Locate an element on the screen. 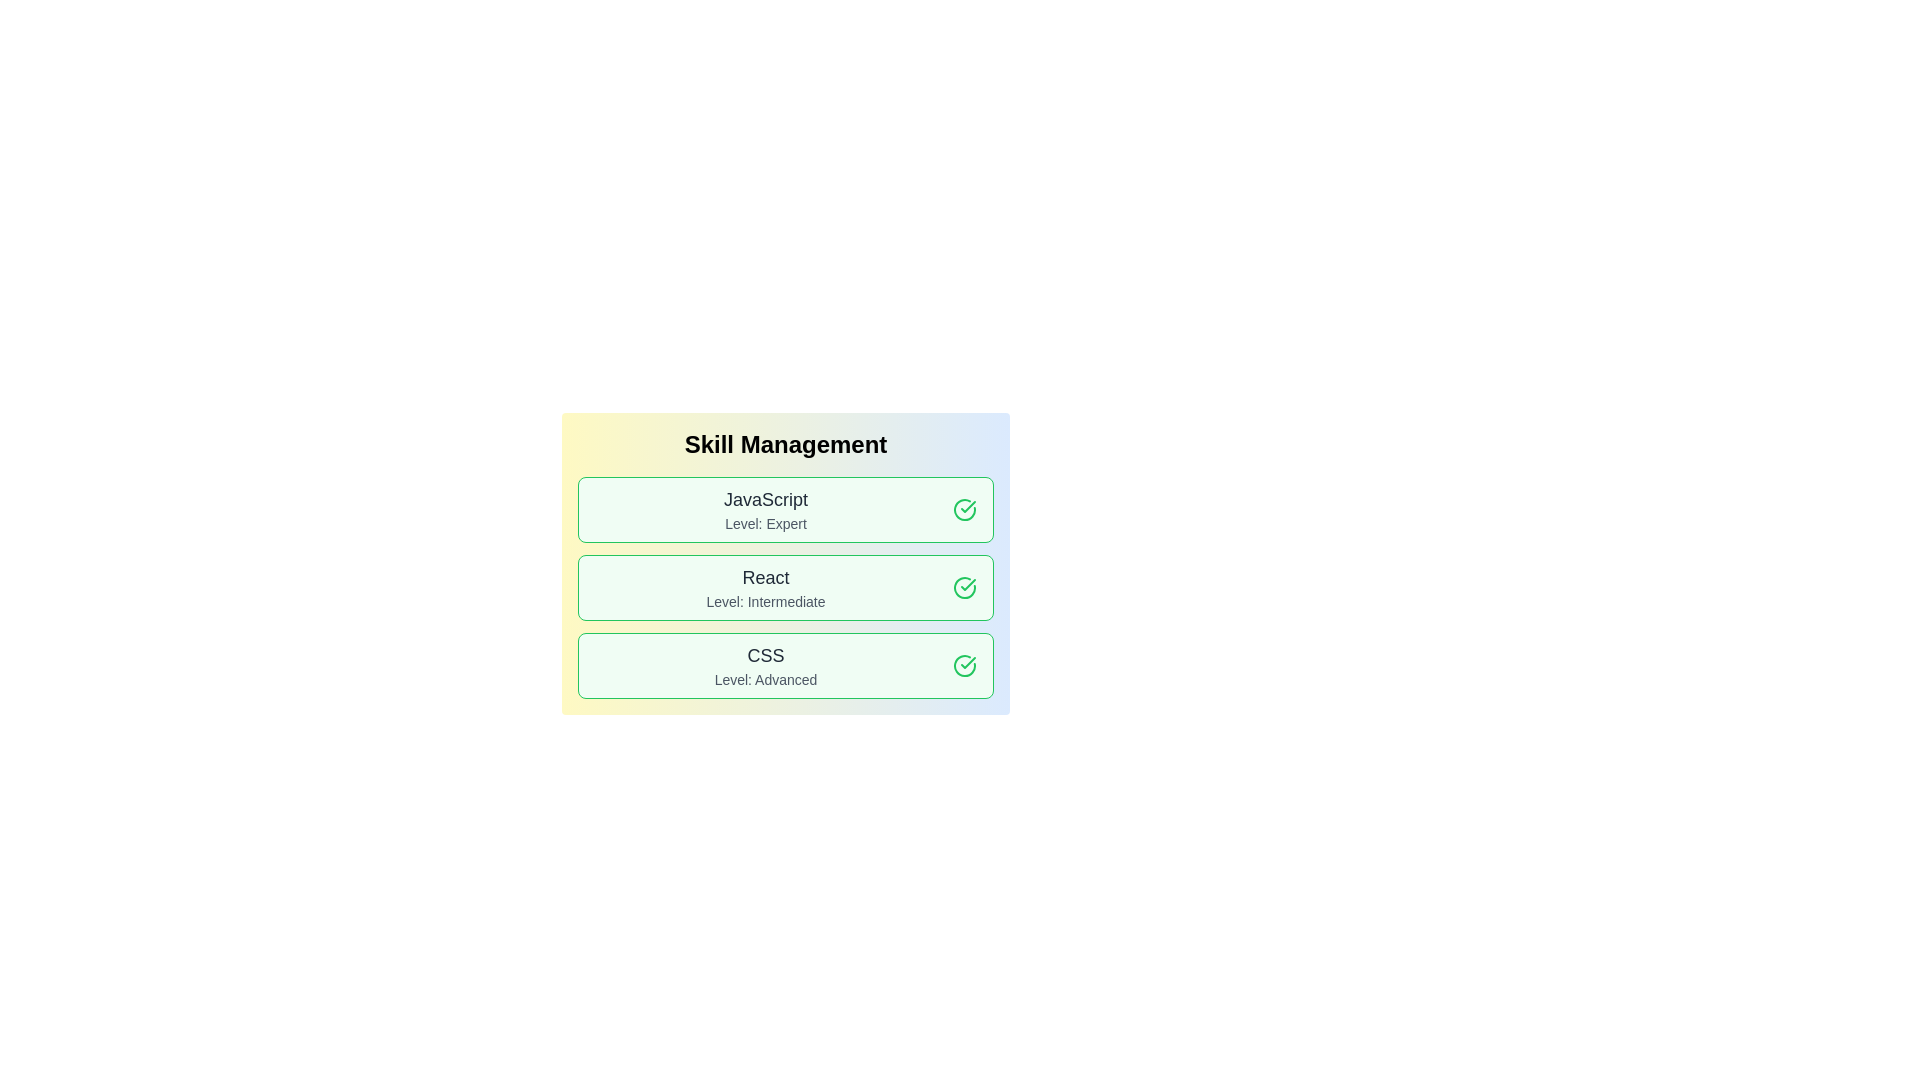  deactivate button for the skill JavaScript is located at coordinates (964, 508).